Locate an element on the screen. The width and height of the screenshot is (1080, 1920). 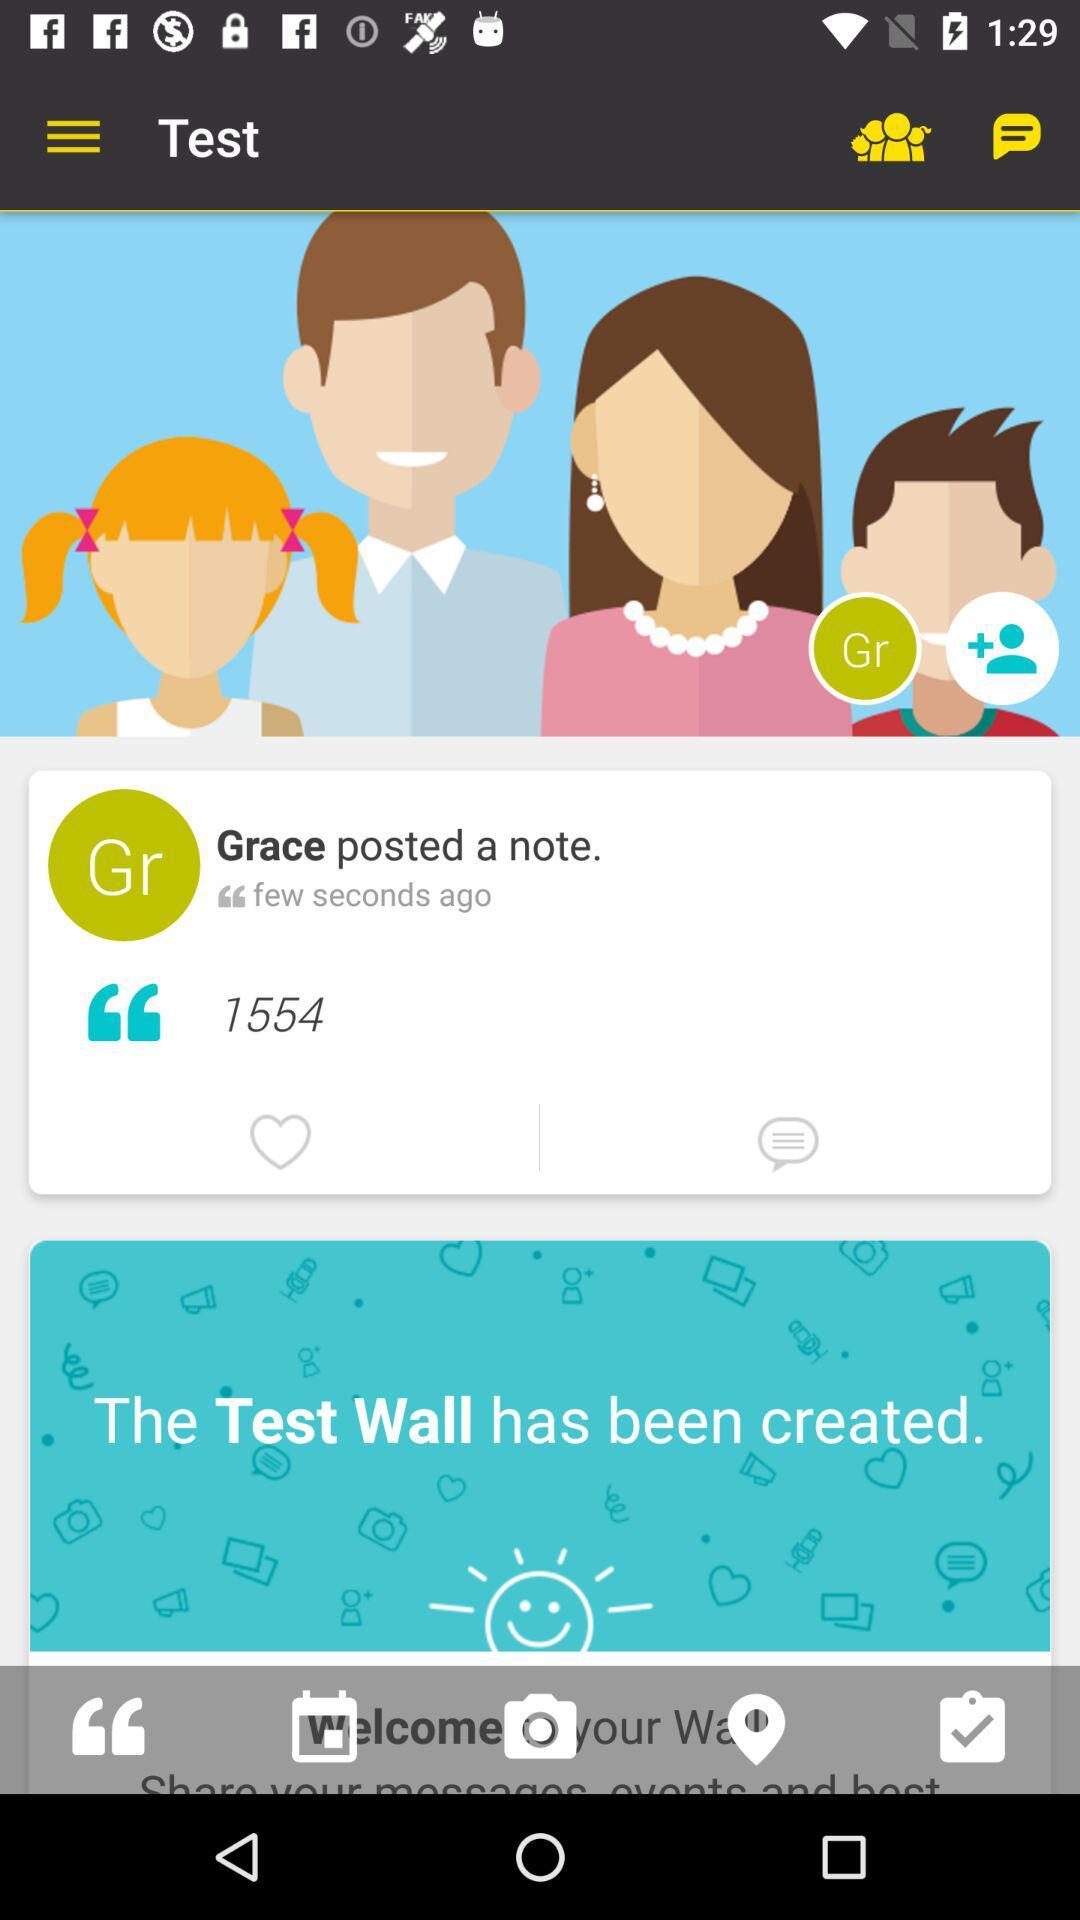
the item next to test is located at coordinates (72, 135).